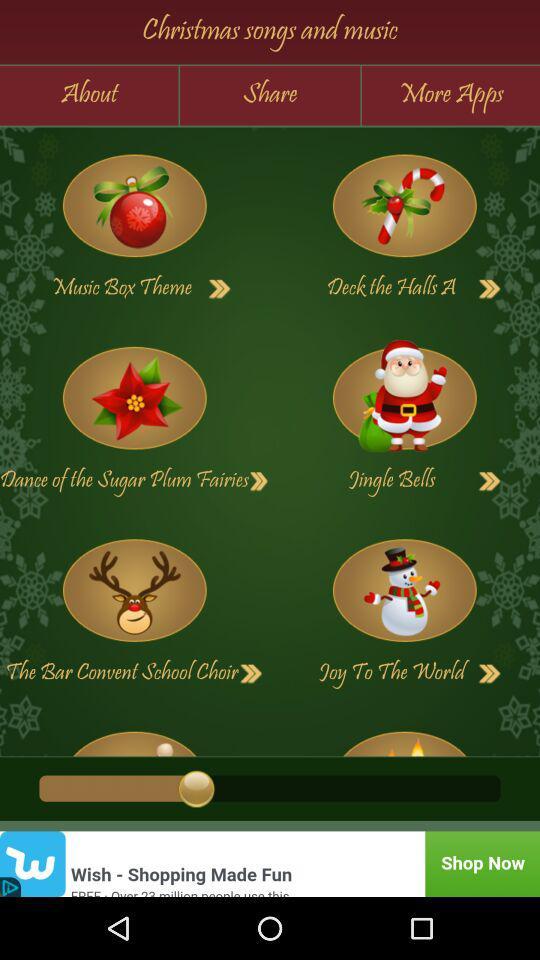 The width and height of the screenshot is (540, 960). Describe the element at coordinates (134, 397) in the screenshot. I see `listen song` at that location.